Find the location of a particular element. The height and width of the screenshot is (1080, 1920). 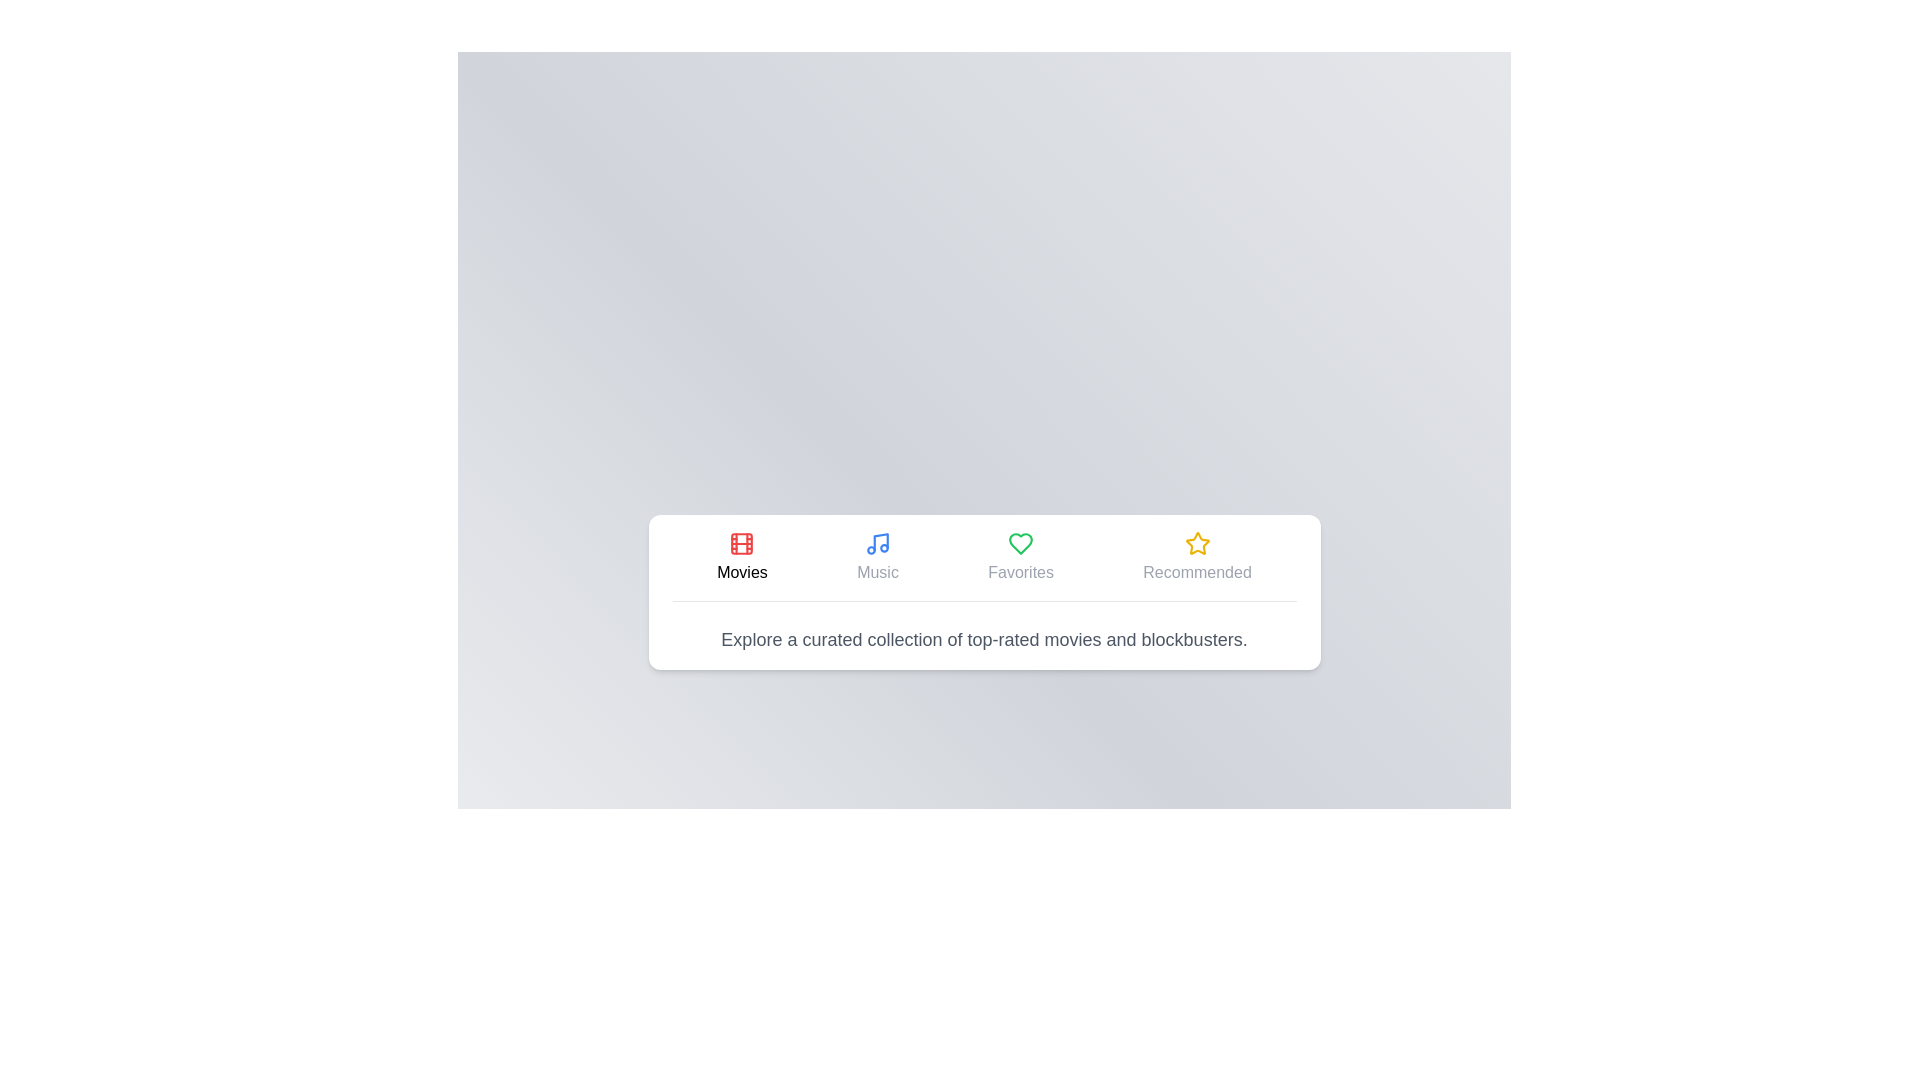

the Favorites tab to observe style changes is located at coordinates (1021, 557).